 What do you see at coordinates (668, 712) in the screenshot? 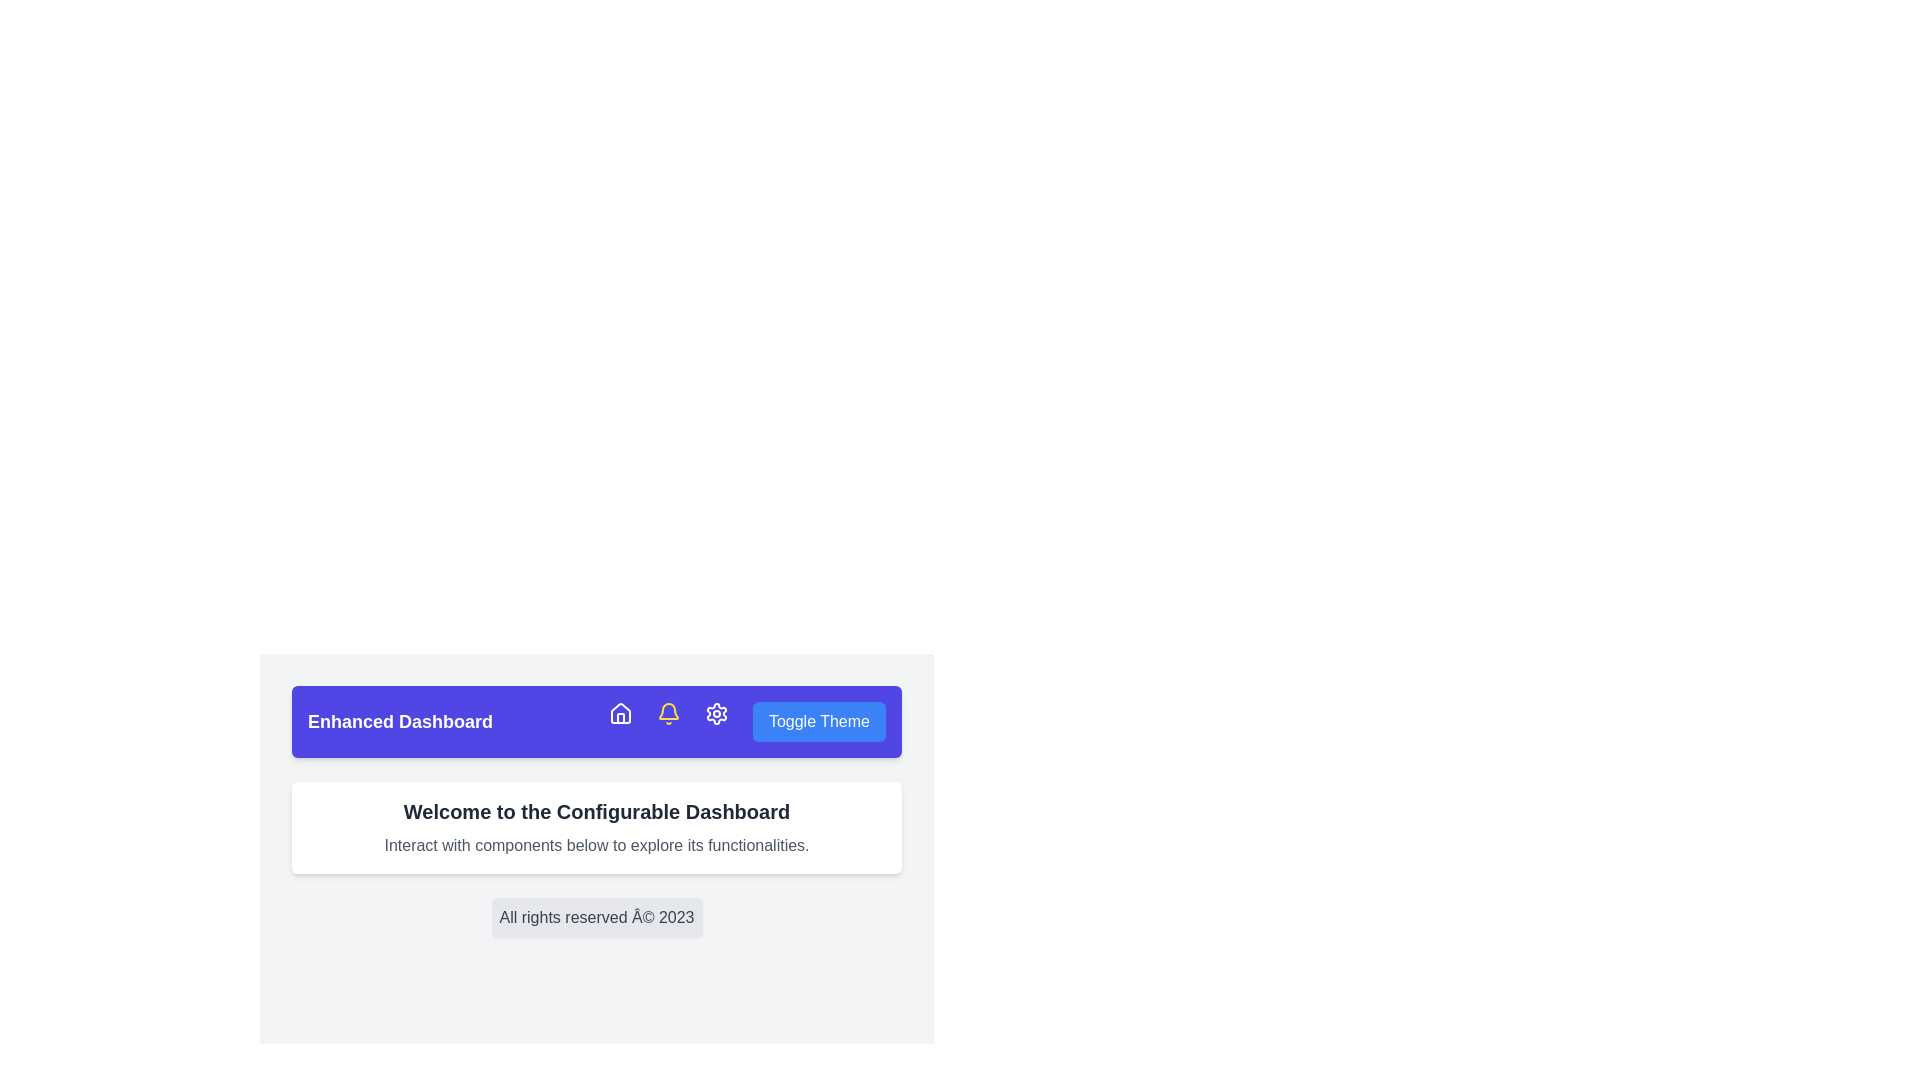
I see `the yellow bell icon located in the top center of the interface, which is positioned between the house and gear icons, to trigger a tooltip or animation` at bounding box center [668, 712].